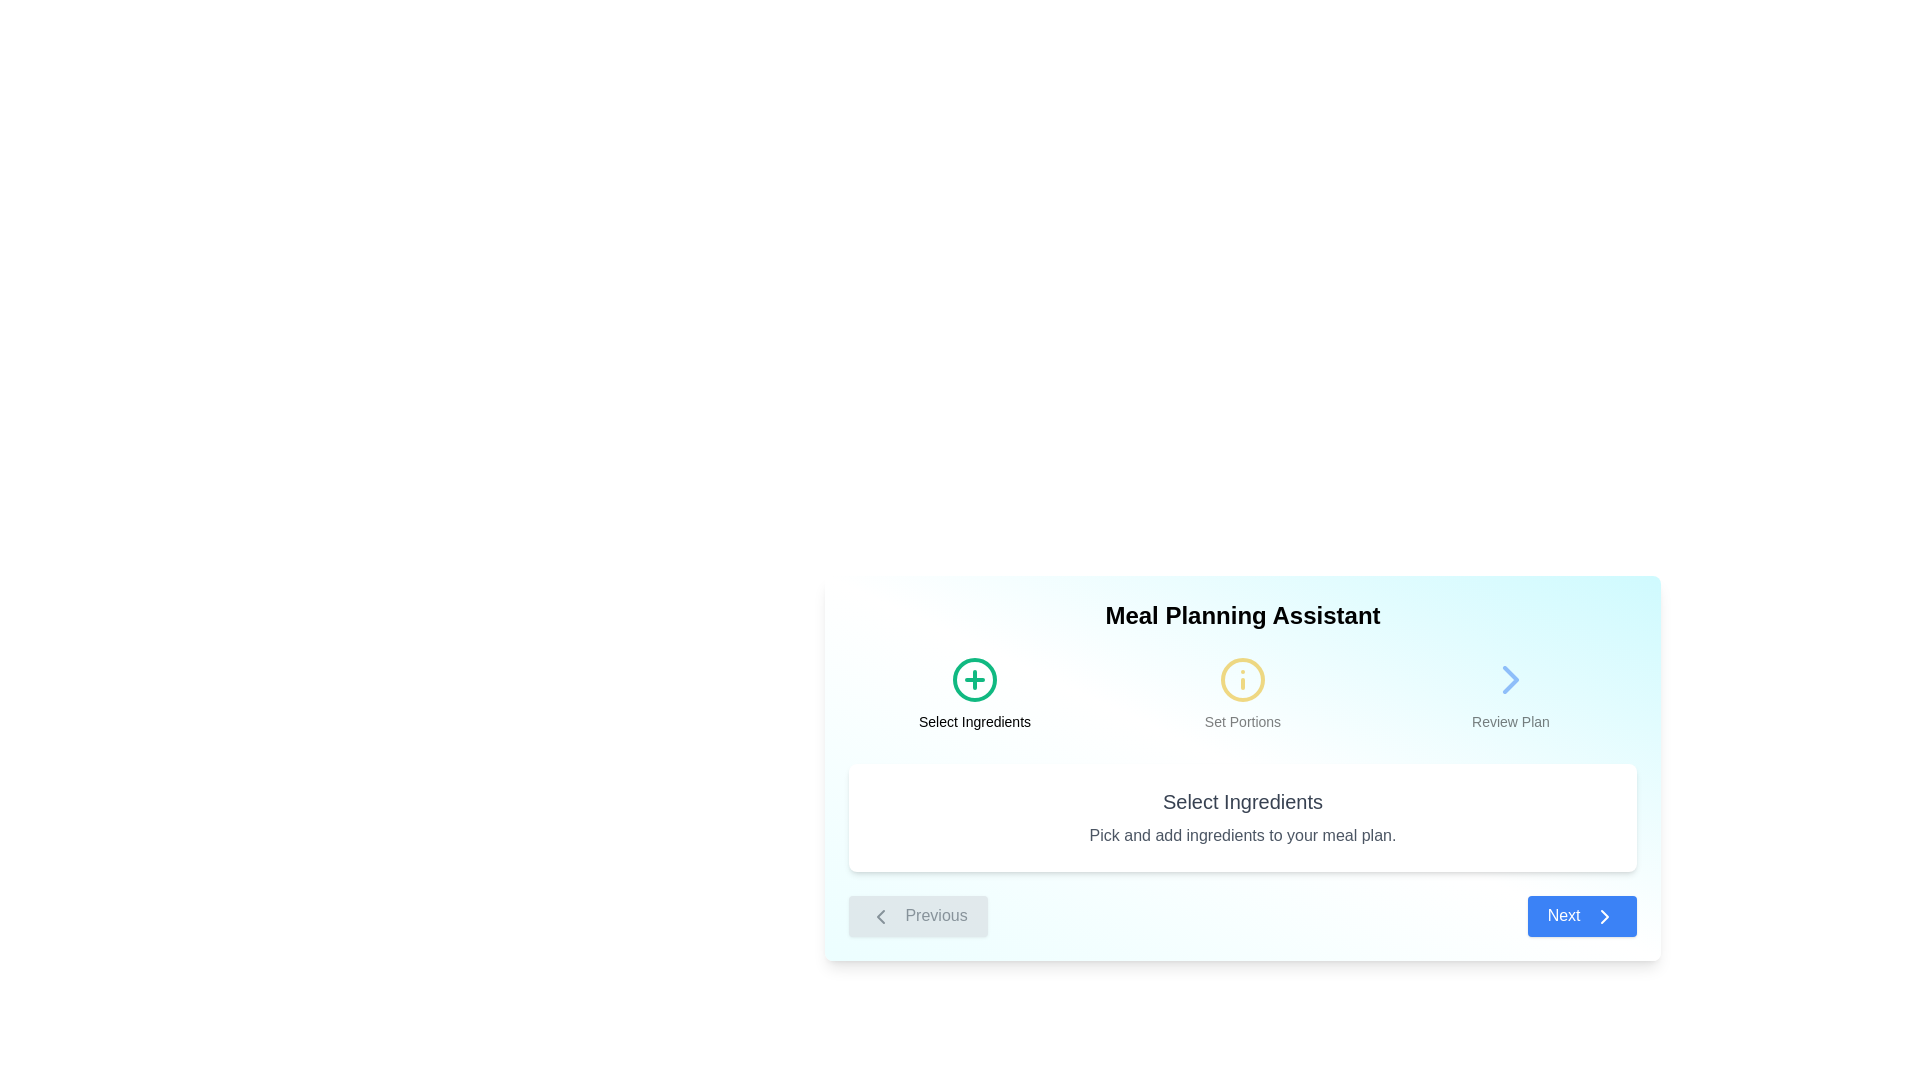  What do you see at coordinates (1242, 678) in the screenshot?
I see `the Information icon located directly above the 'Set Portions' label in the main interface section` at bounding box center [1242, 678].